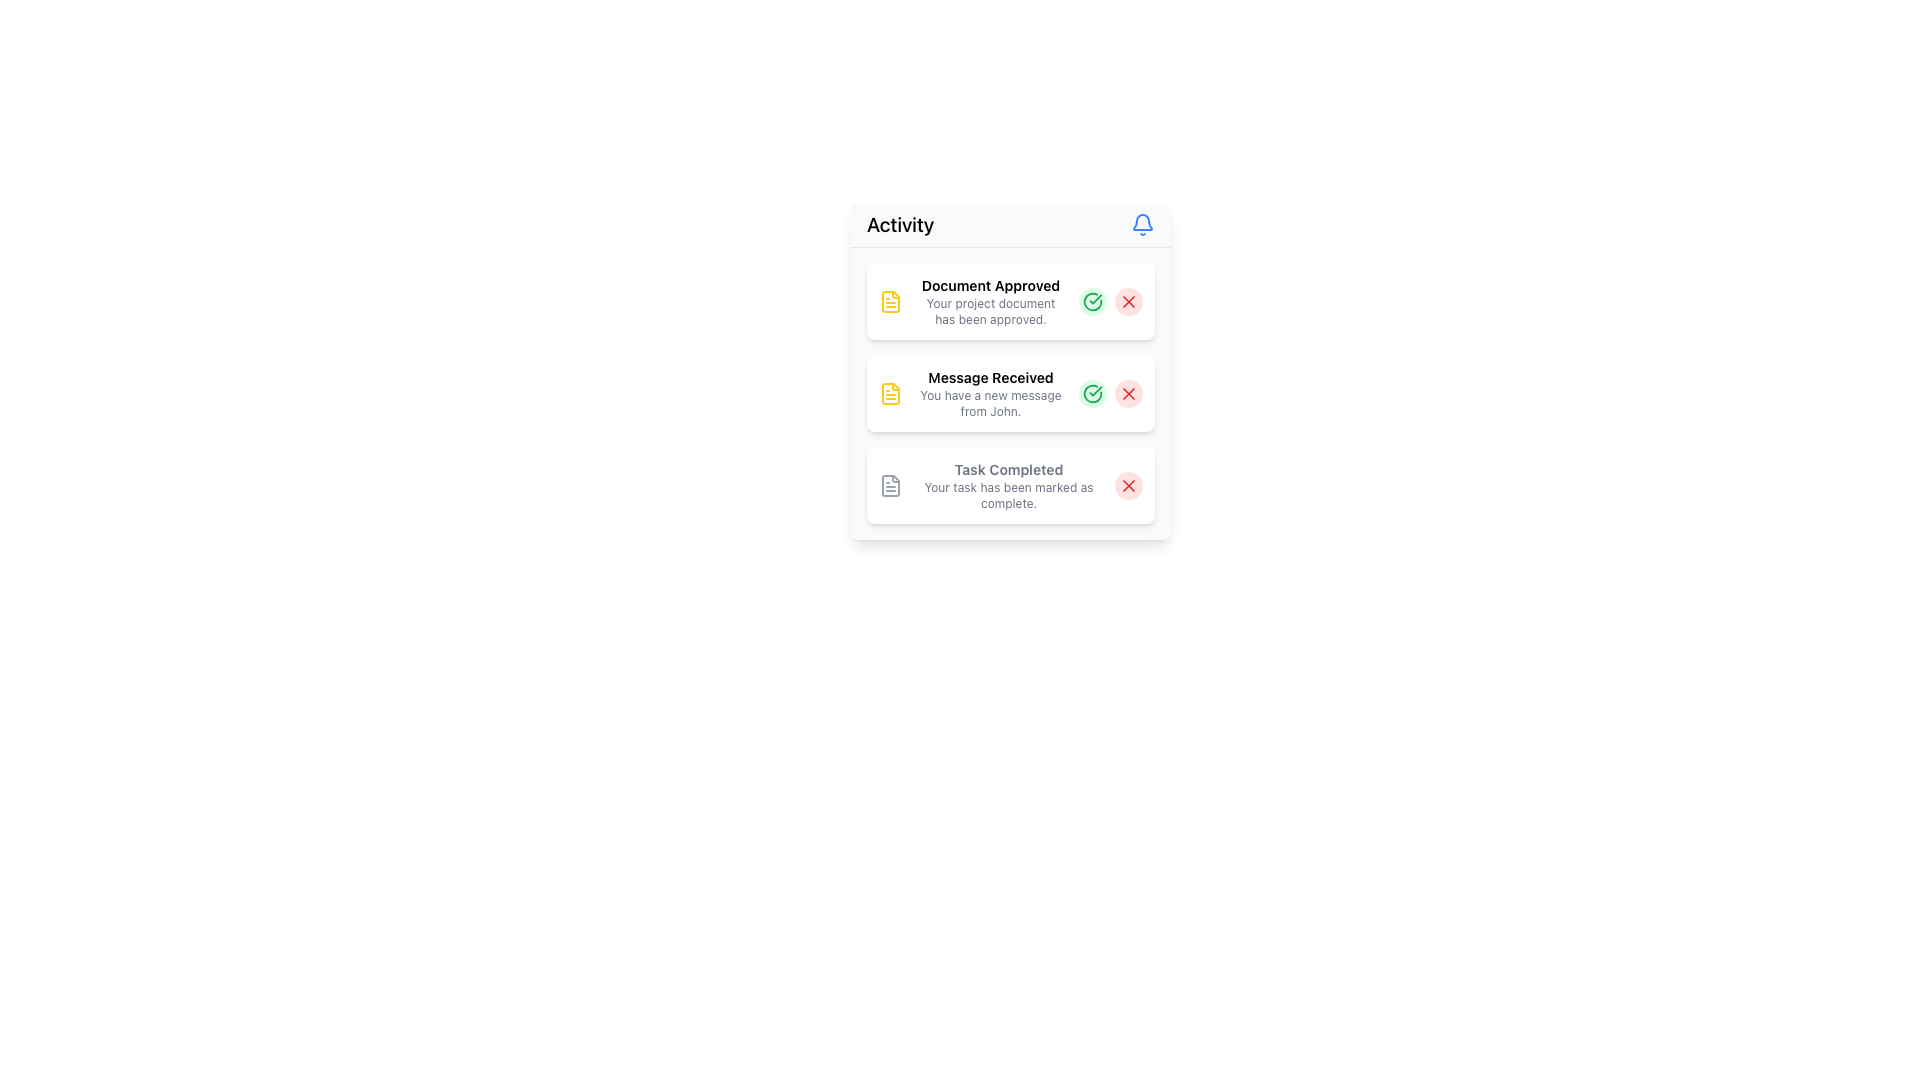  What do you see at coordinates (1128, 486) in the screenshot?
I see `the cancel icon located to the far right of the 'Task Completed' item in the 'Activity' section` at bounding box center [1128, 486].